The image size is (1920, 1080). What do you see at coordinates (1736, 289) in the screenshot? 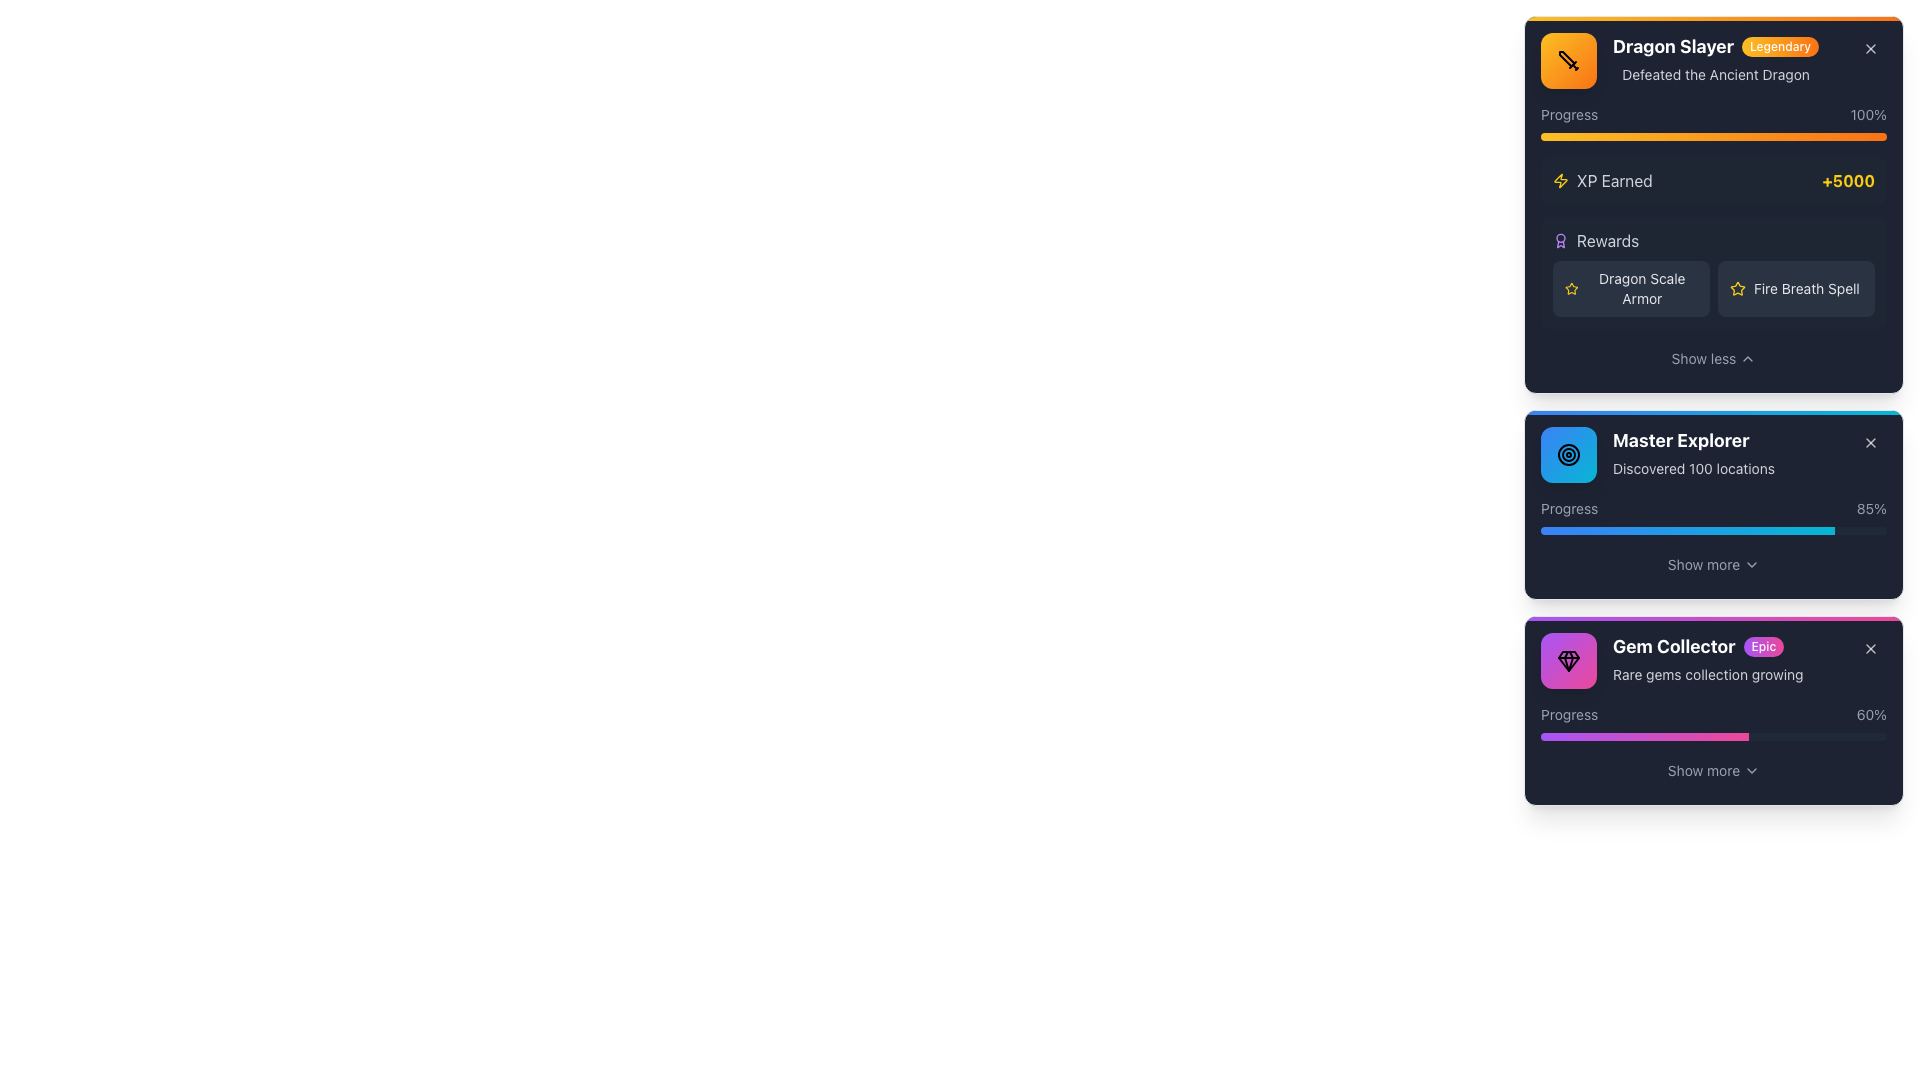
I see `the star-shaped metallic yellow icon in the 'Rewards' section of the 'Dragon Slayer' achievement card, located next to the text 'Dragon Scale Armor'` at bounding box center [1736, 289].